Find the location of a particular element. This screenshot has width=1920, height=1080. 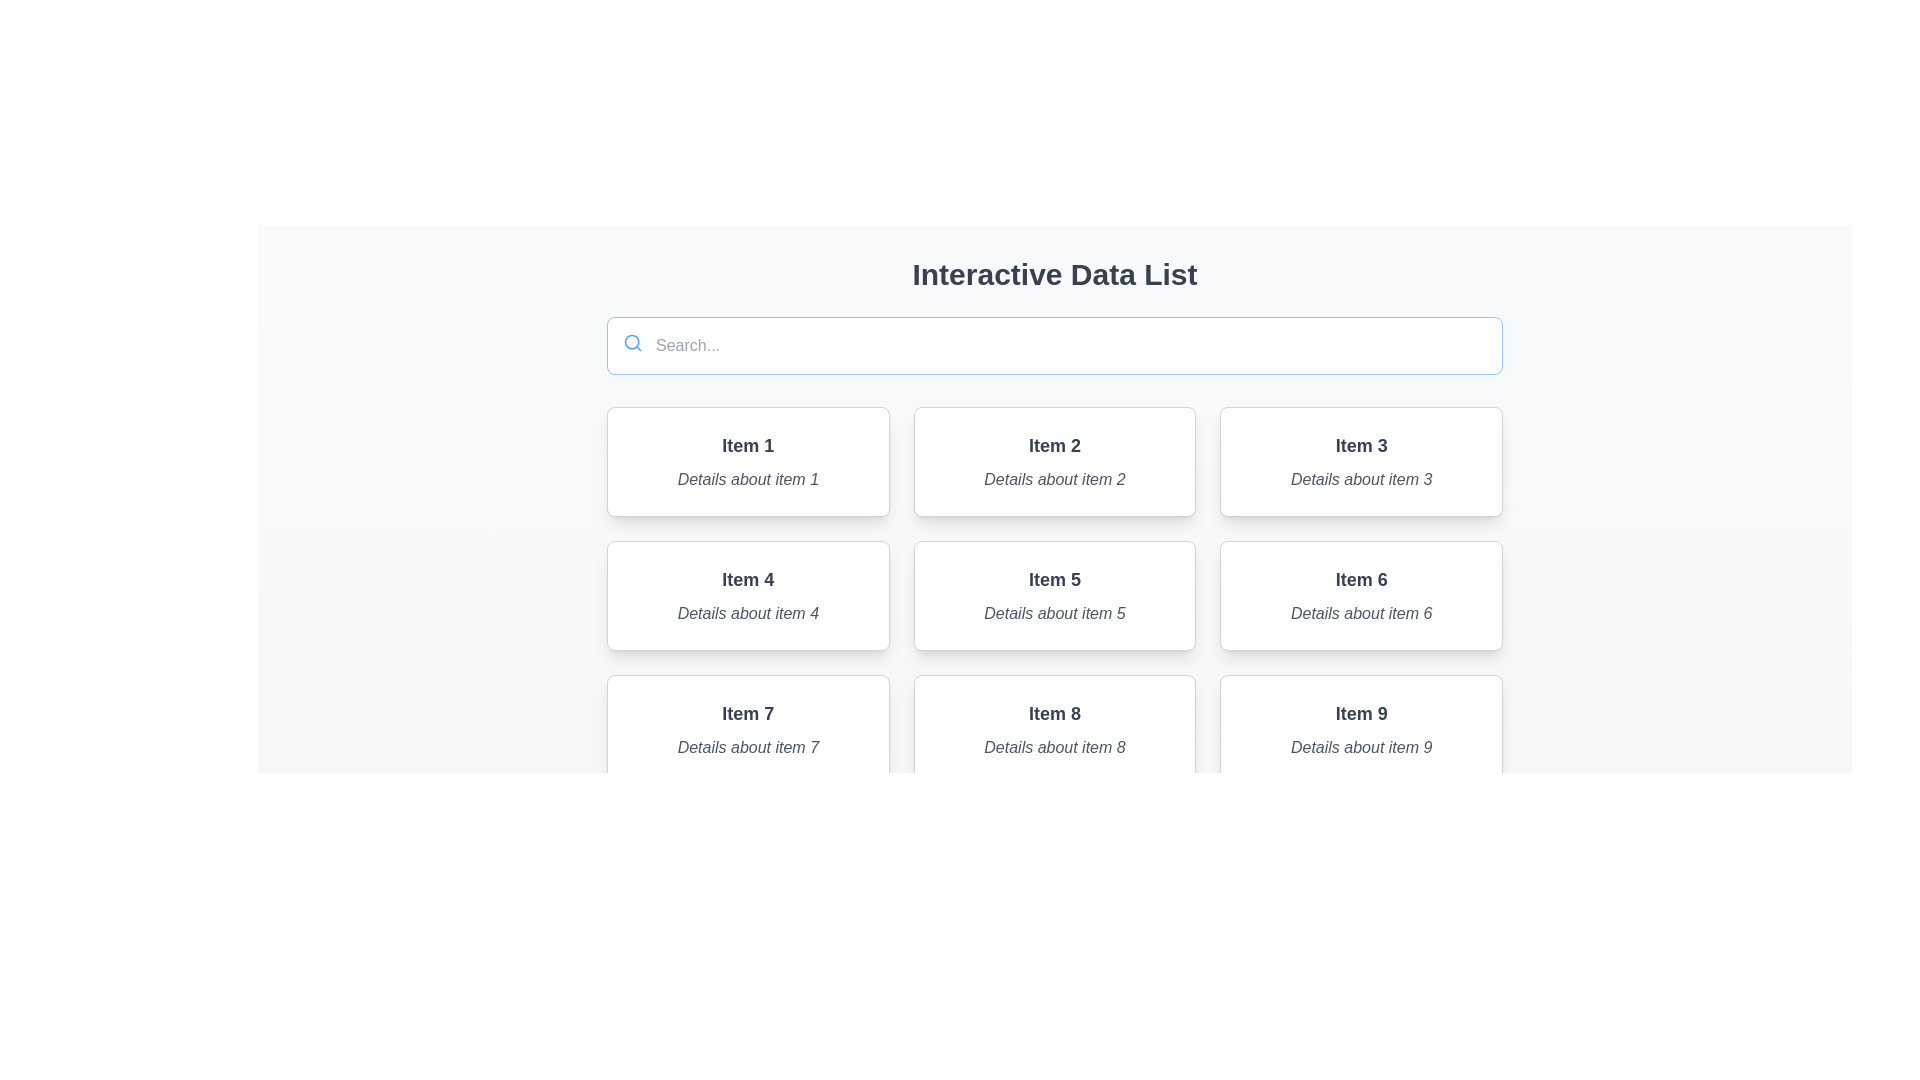

the fourth card in the grid layout, which displays 'Item 4' in bold and 'Details about item 4' in italic is located at coordinates (747, 595).